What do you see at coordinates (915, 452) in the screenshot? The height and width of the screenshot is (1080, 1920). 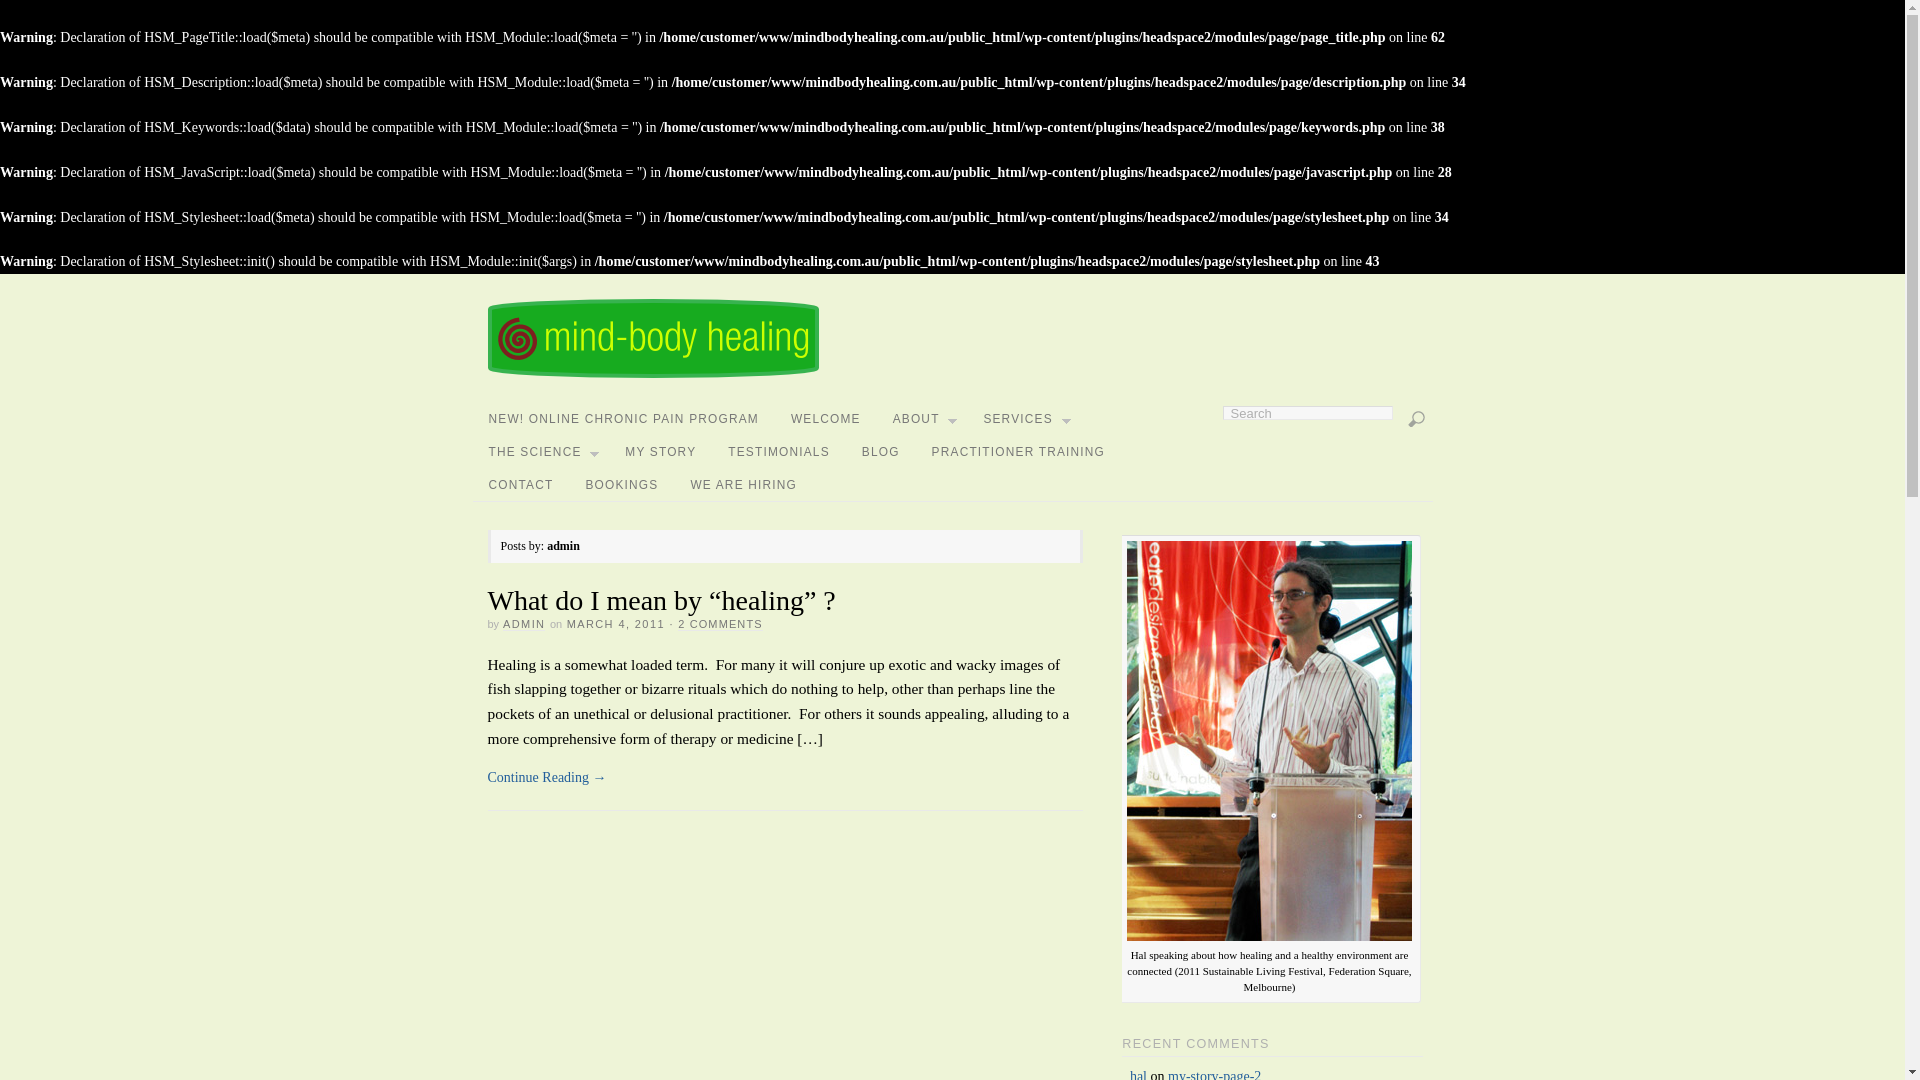 I see `'PRACTITIONER TRAINING'` at bounding box center [915, 452].